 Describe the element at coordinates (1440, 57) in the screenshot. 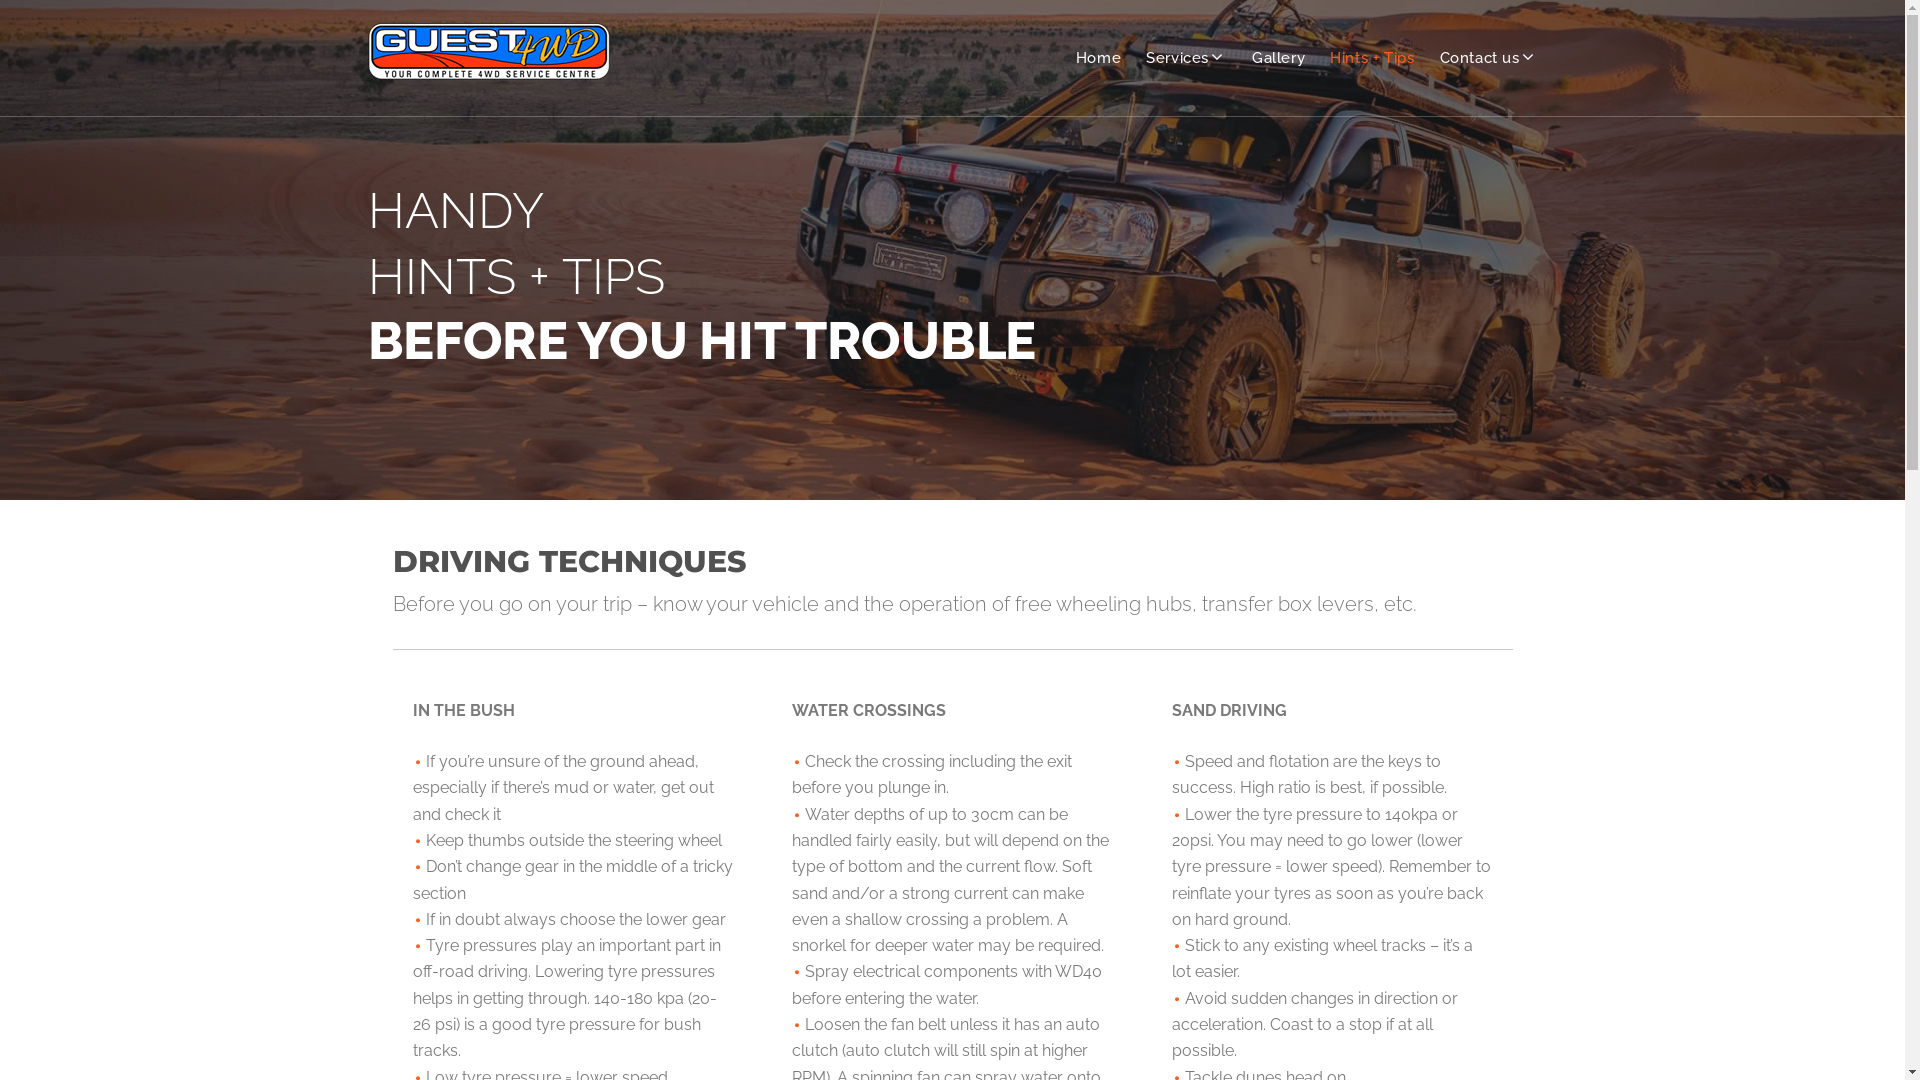

I see `'Contact us'` at that location.